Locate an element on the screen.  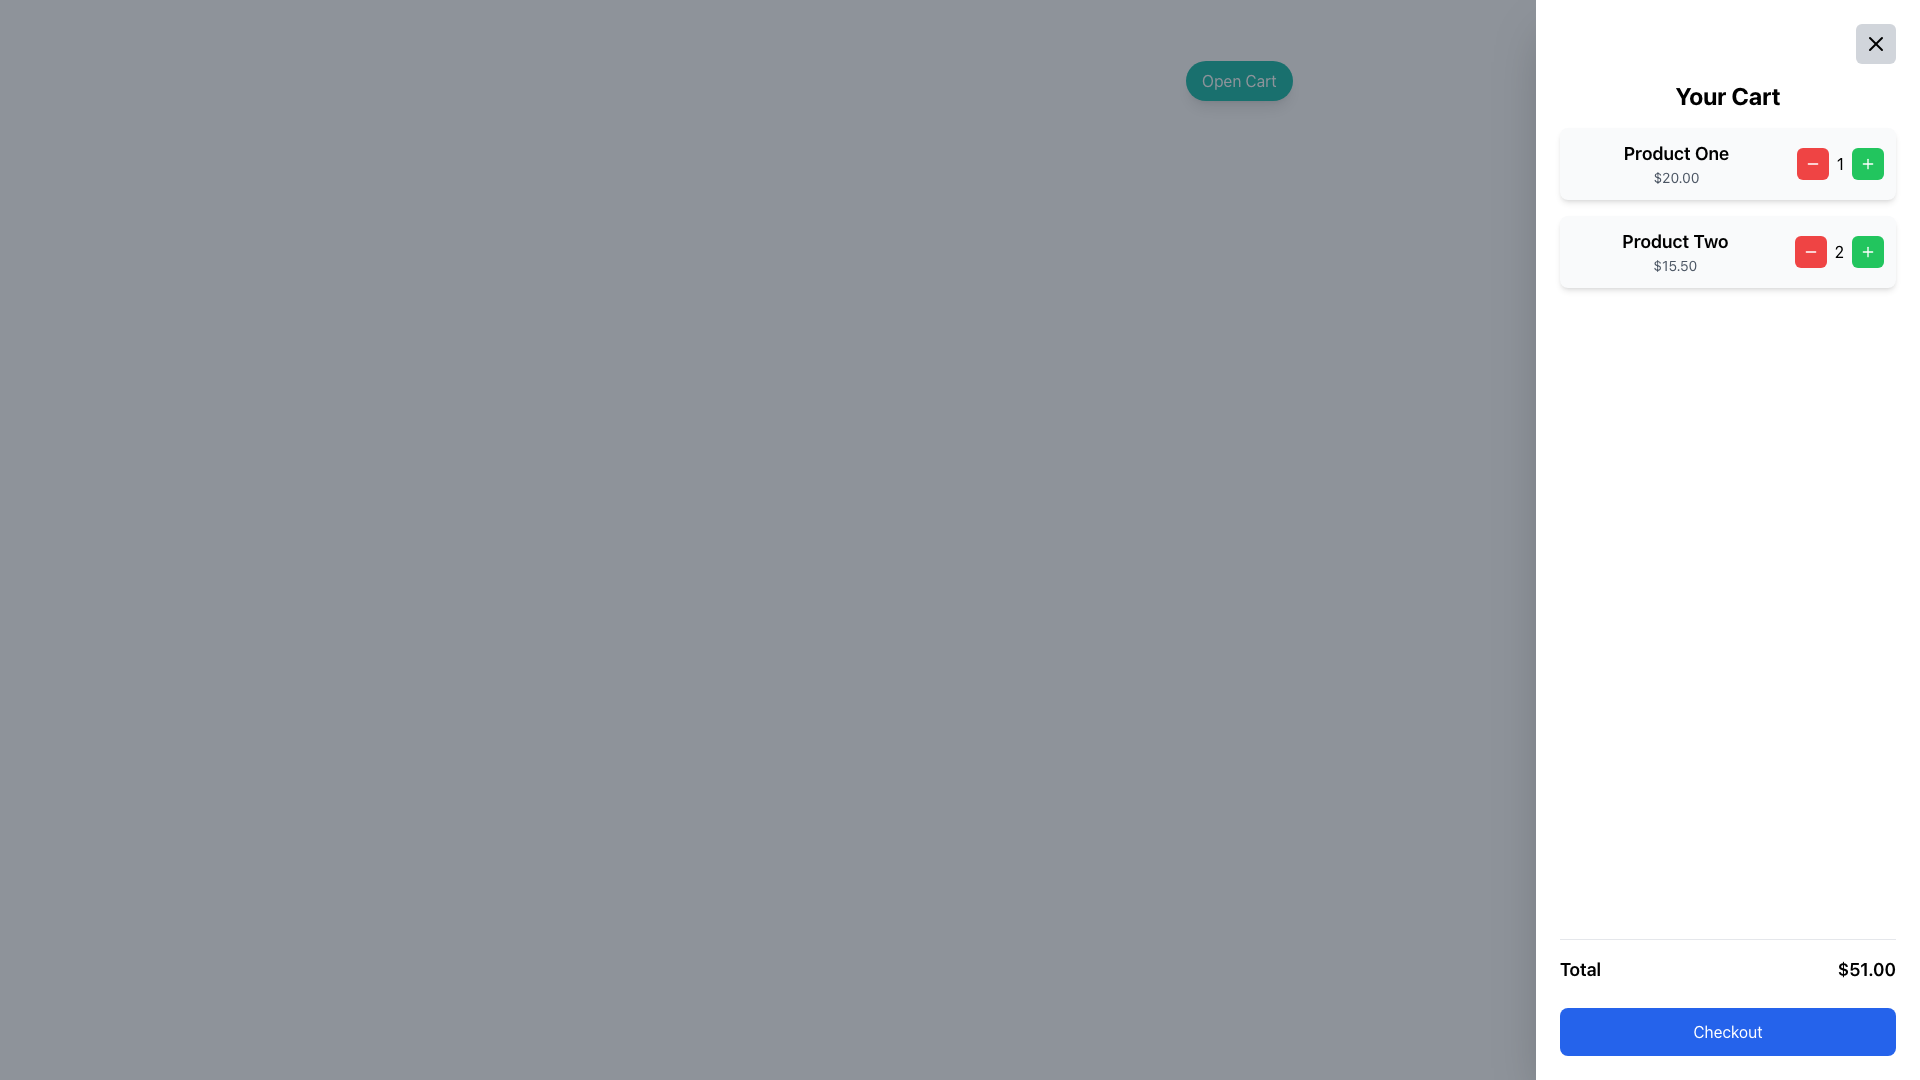
the diagonal line of the SVG icon representing the 'X' shape in the top-right section of the modal overlay is located at coordinates (1875, 43).